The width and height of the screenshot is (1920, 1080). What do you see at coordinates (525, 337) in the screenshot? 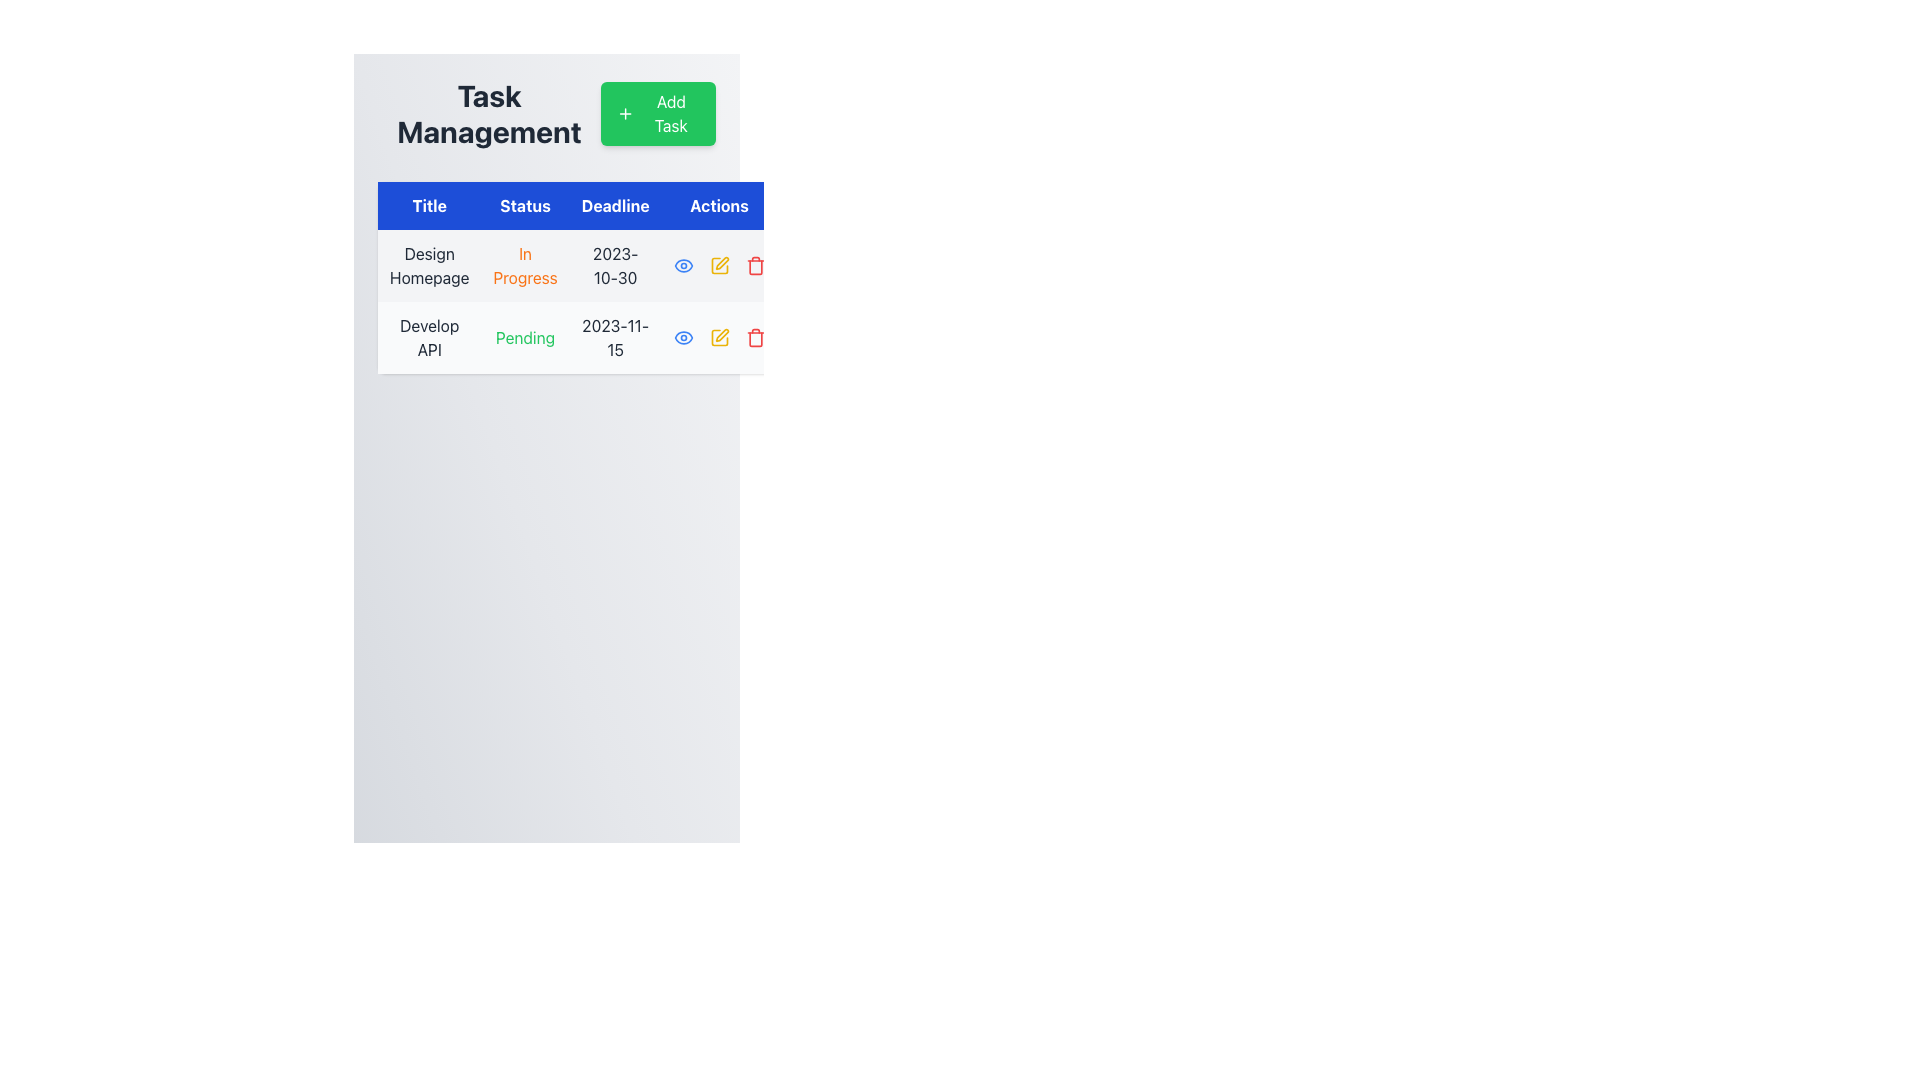
I see `the status text display indicating 'Pending' for the task 'Develop API' in the second column of the table, located beneath the 'Status' header` at bounding box center [525, 337].